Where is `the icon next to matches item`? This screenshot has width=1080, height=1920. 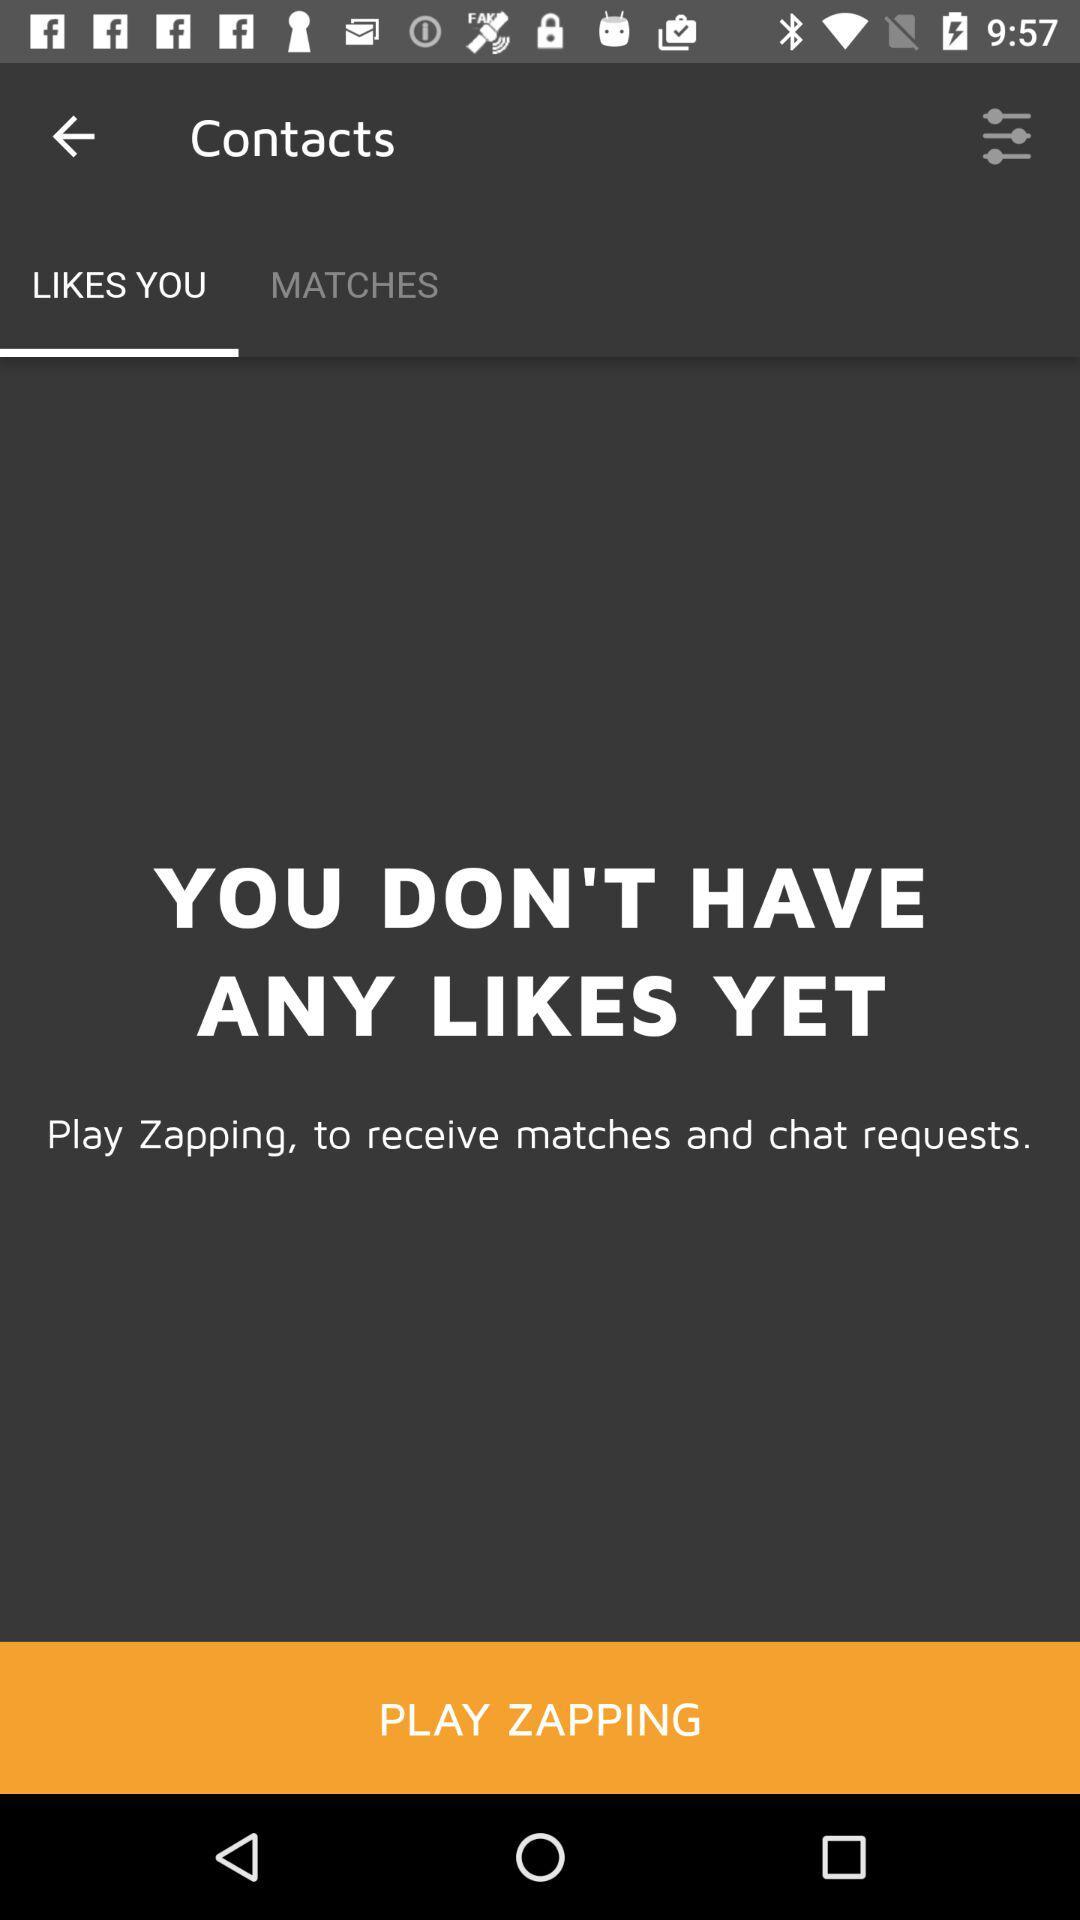 the icon next to matches item is located at coordinates (1006, 135).